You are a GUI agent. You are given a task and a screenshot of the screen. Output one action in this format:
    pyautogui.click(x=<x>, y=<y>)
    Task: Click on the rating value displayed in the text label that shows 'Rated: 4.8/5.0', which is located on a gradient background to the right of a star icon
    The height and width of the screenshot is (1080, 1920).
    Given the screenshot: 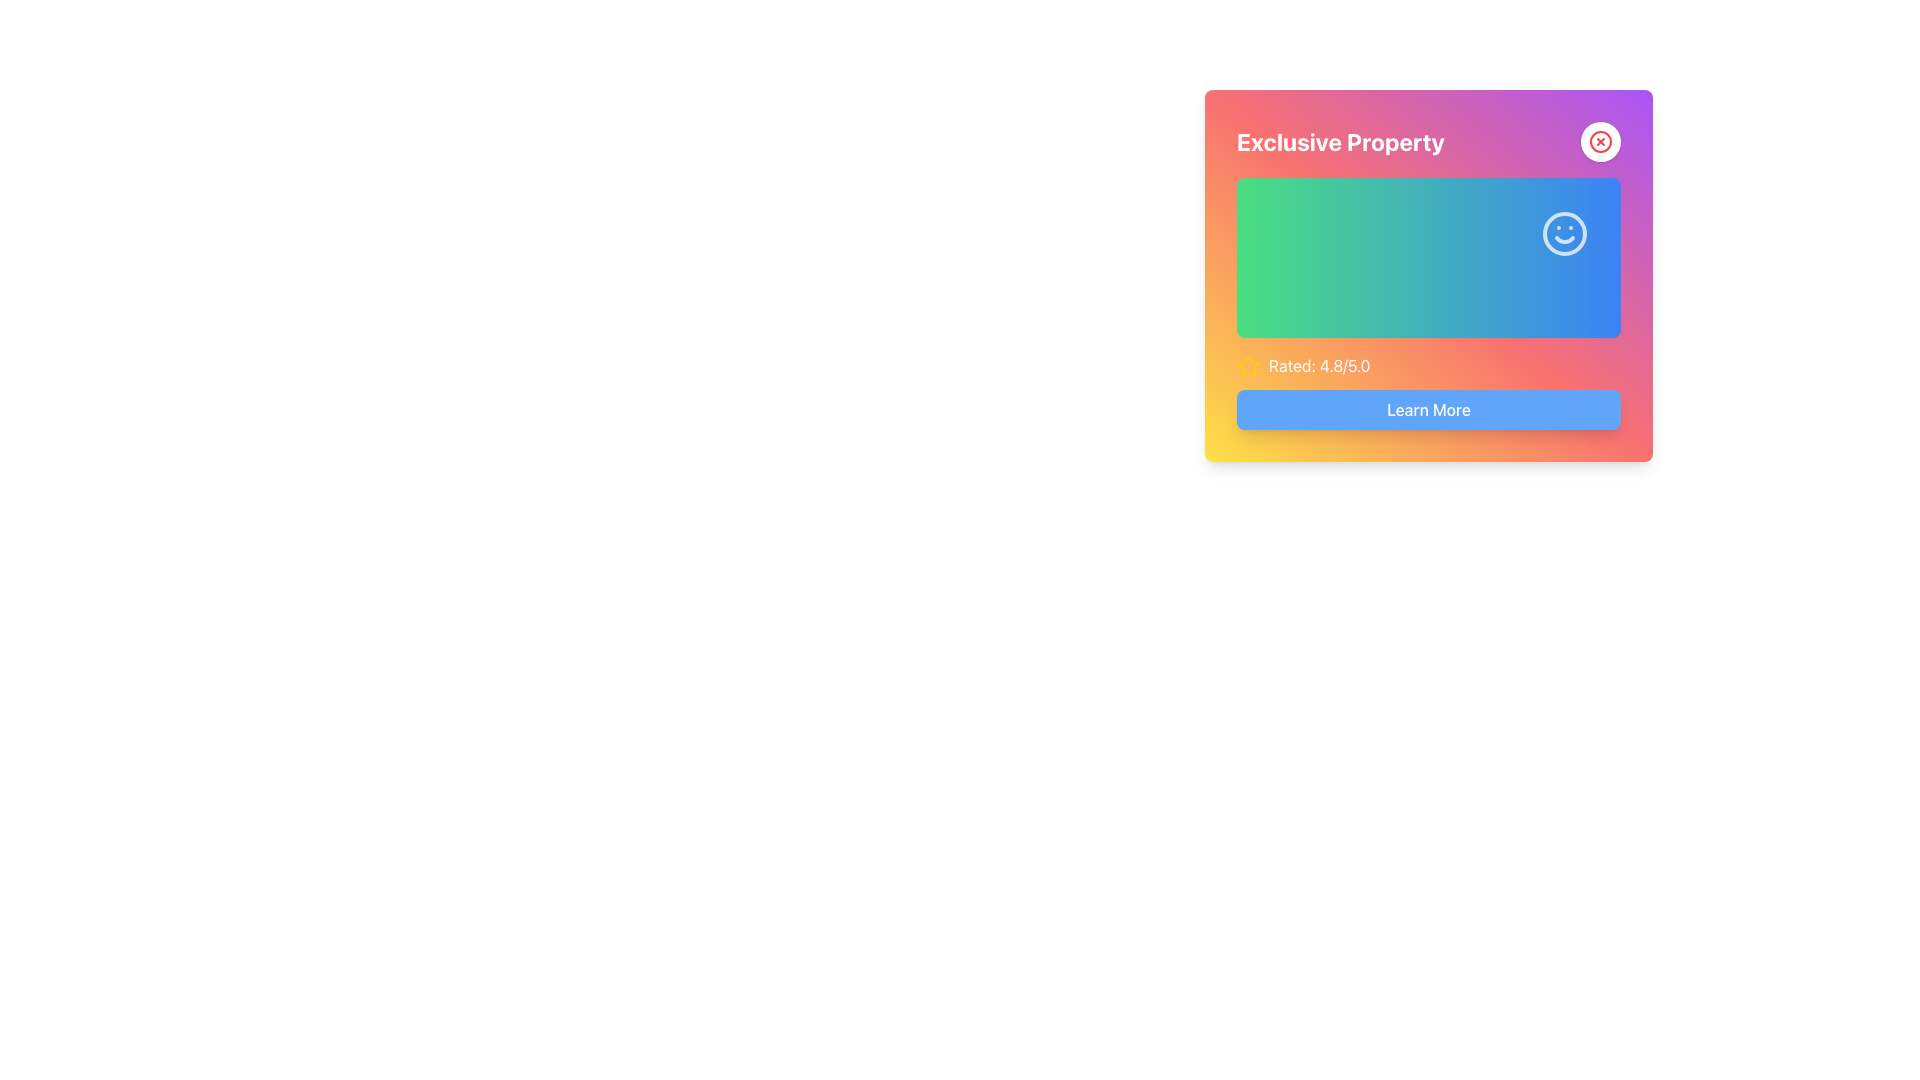 What is the action you would take?
    pyautogui.click(x=1319, y=366)
    